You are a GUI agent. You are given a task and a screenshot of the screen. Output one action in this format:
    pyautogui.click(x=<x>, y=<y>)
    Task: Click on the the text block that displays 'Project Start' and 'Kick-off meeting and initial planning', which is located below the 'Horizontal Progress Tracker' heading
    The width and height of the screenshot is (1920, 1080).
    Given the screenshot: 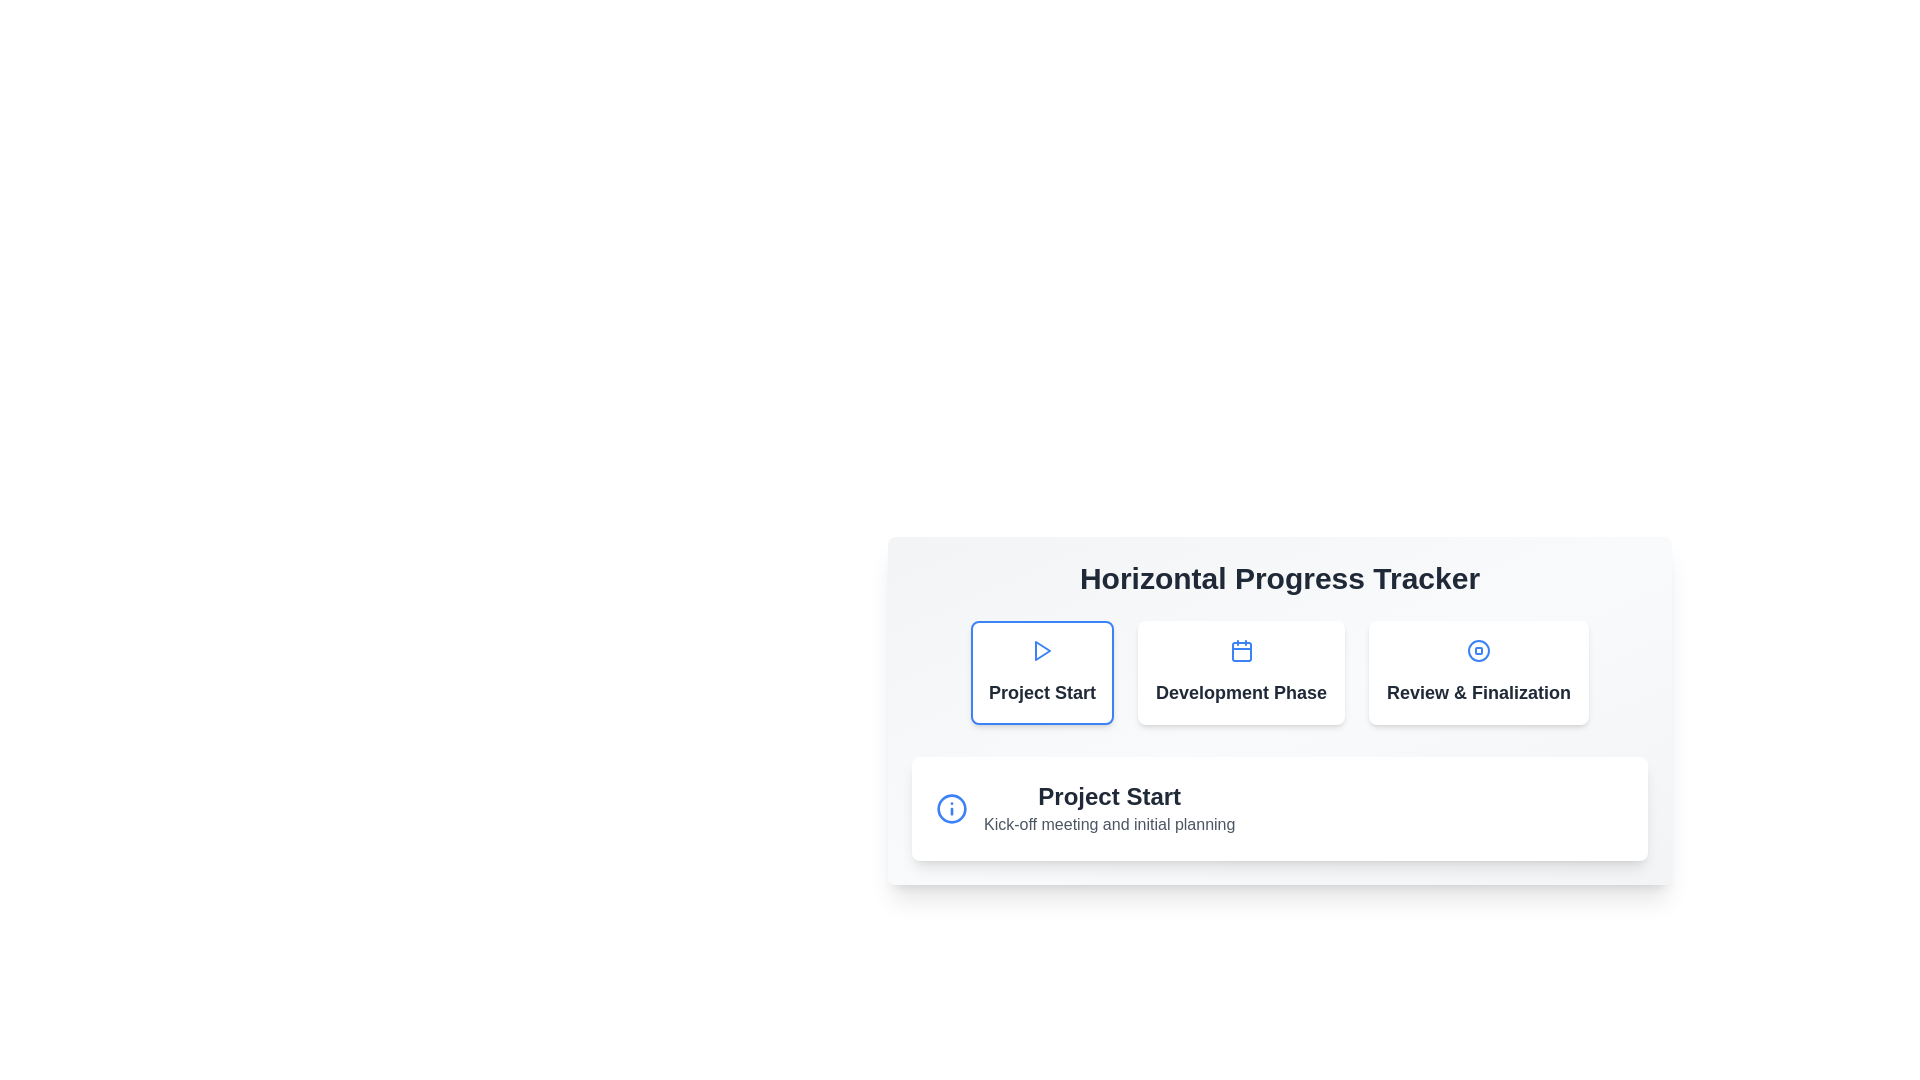 What is the action you would take?
    pyautogui.click(x=1108, y=808)
    